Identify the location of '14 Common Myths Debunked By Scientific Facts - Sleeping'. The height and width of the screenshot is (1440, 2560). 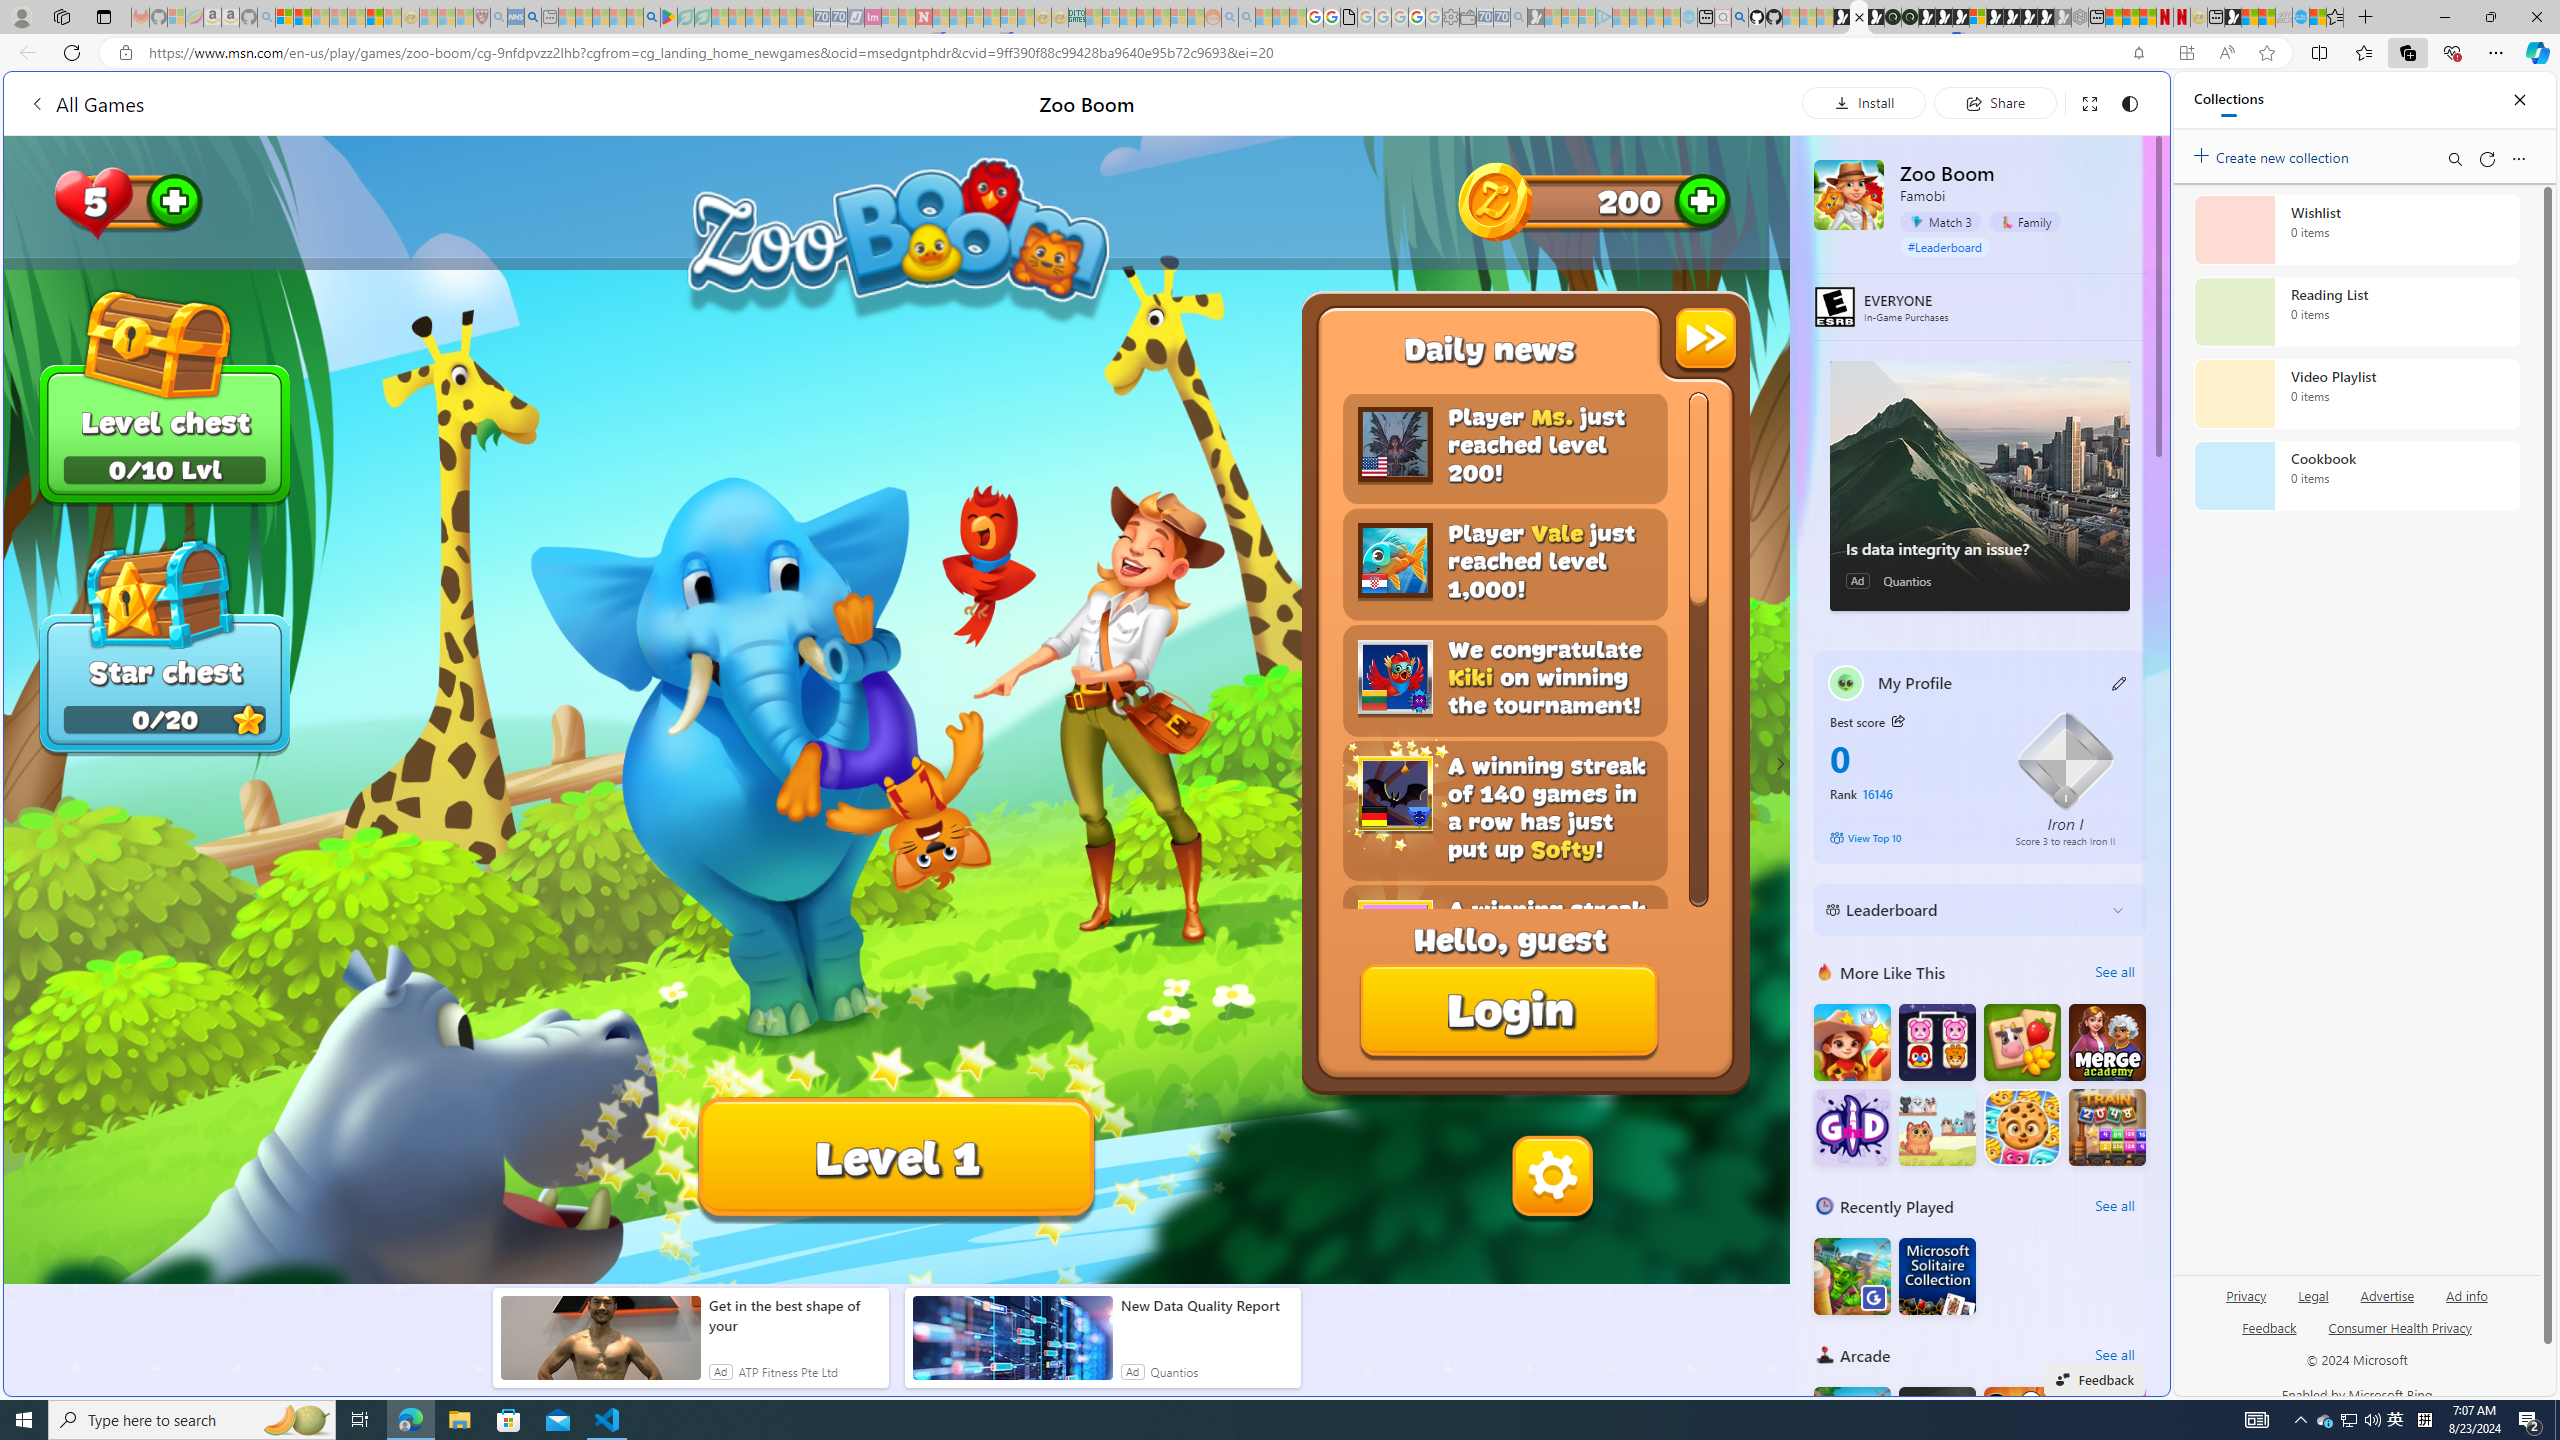
(957, 16).